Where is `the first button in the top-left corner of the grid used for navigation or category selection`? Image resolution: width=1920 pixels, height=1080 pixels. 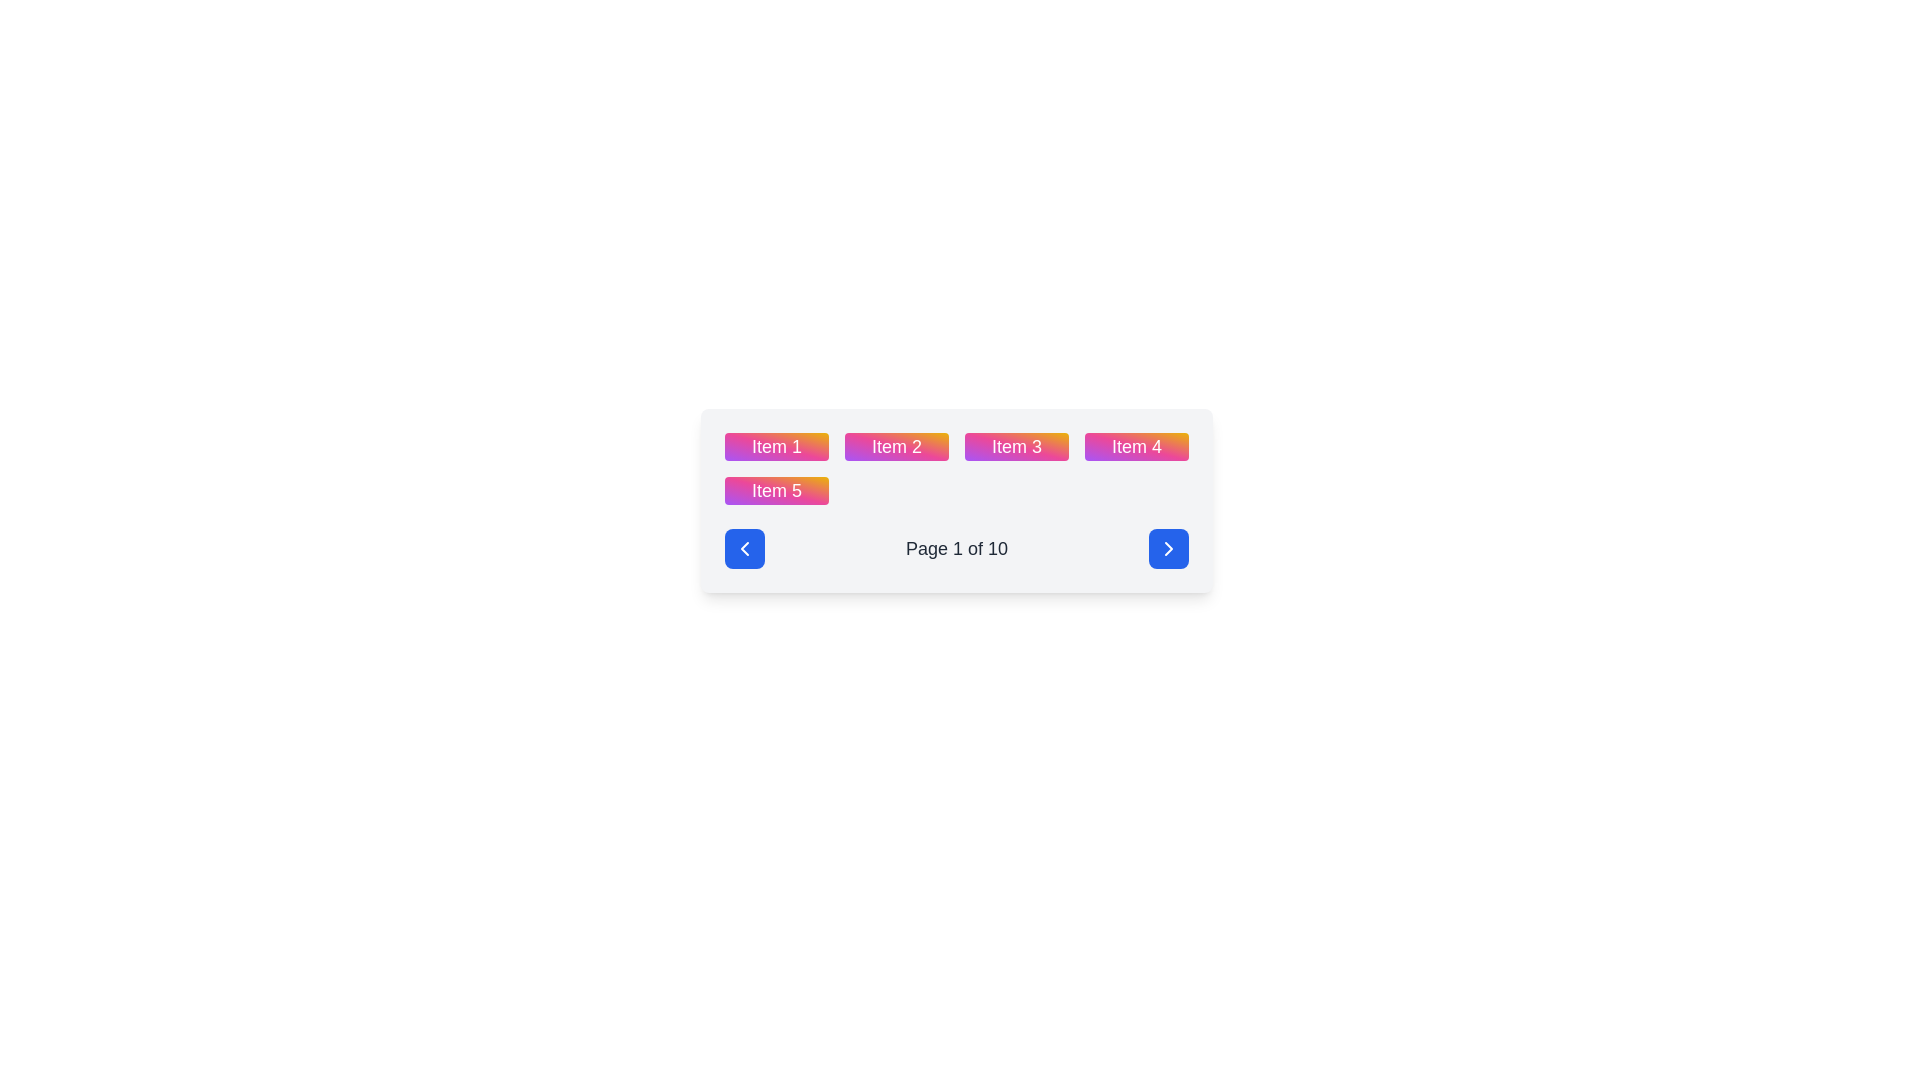
the first button in the top-left corner of the grid used for navigation or category selection is located at coordinates (776, 446).